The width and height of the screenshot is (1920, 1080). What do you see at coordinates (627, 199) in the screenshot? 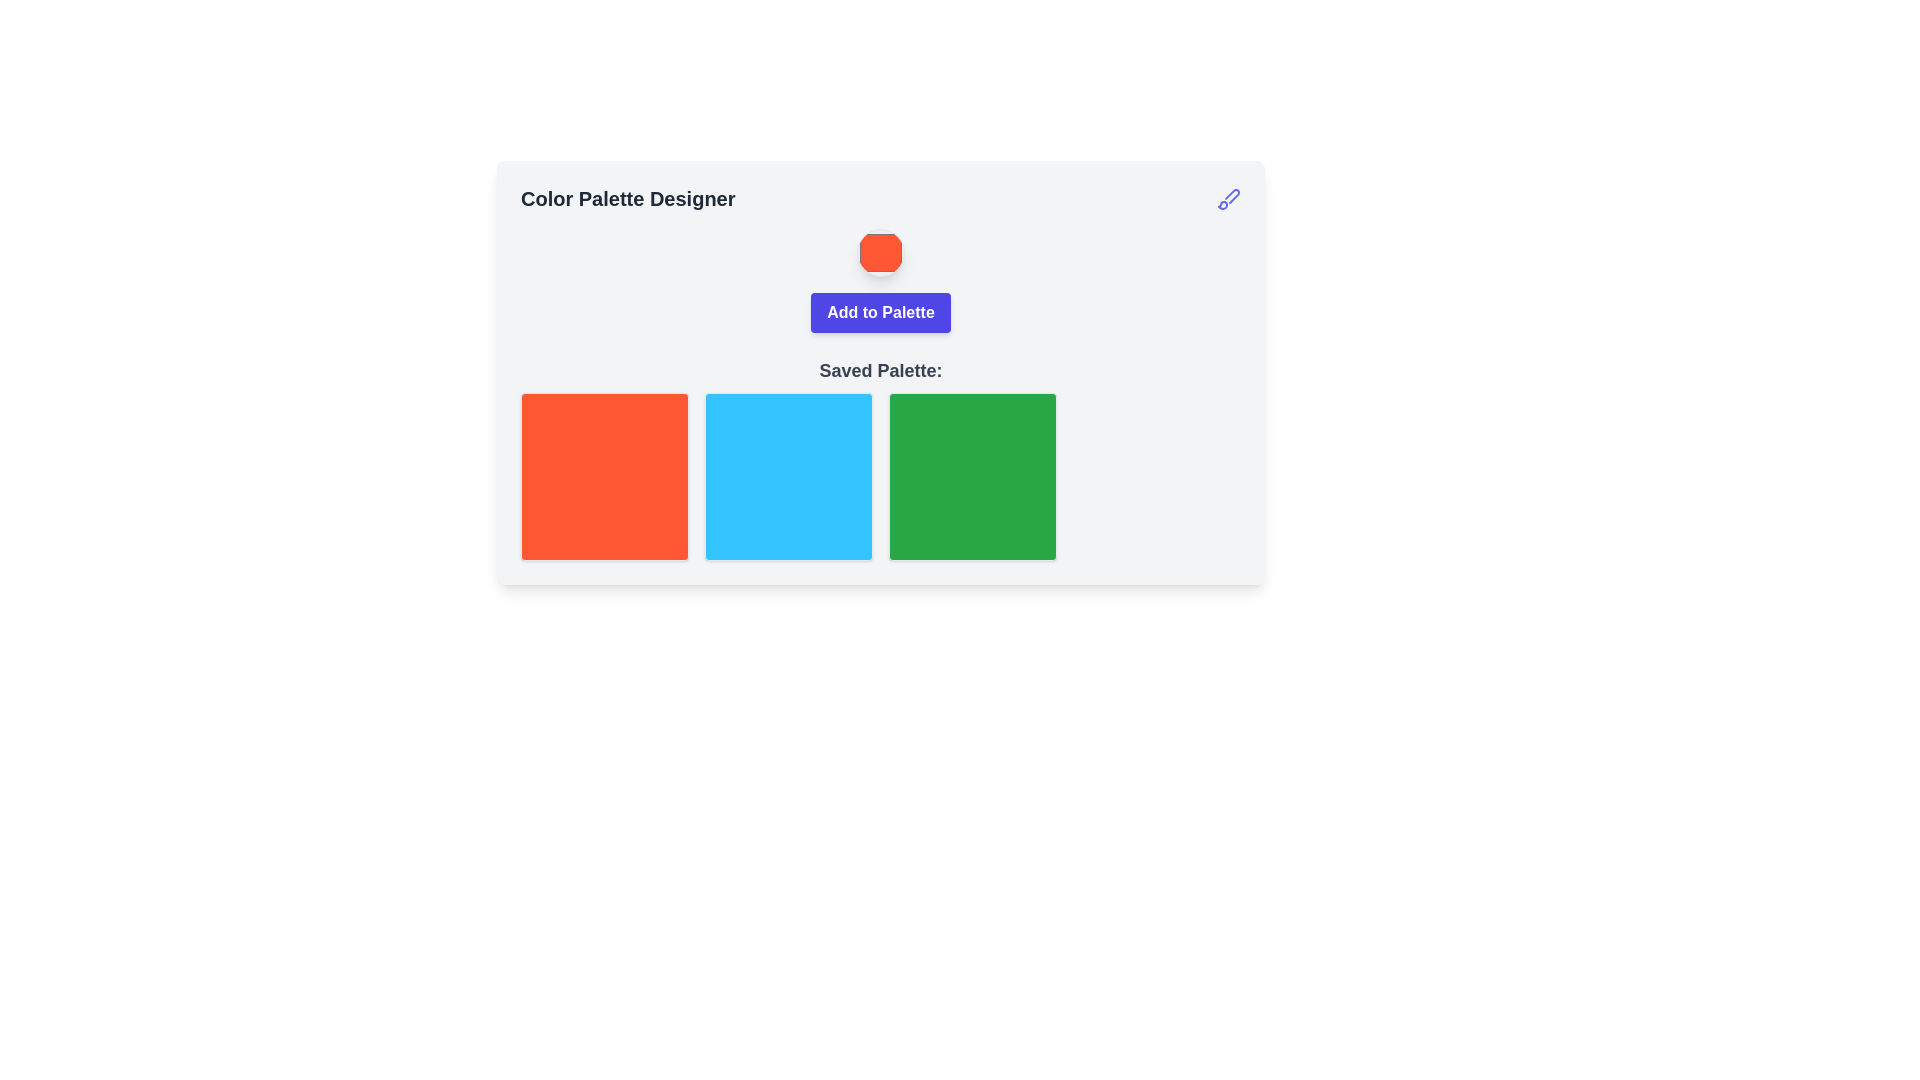
I see `the static text label that serves as a title or header, positioned at the top-left region of the interface, indicating the purpose or context of the interface` at bounding box center [627, 199].